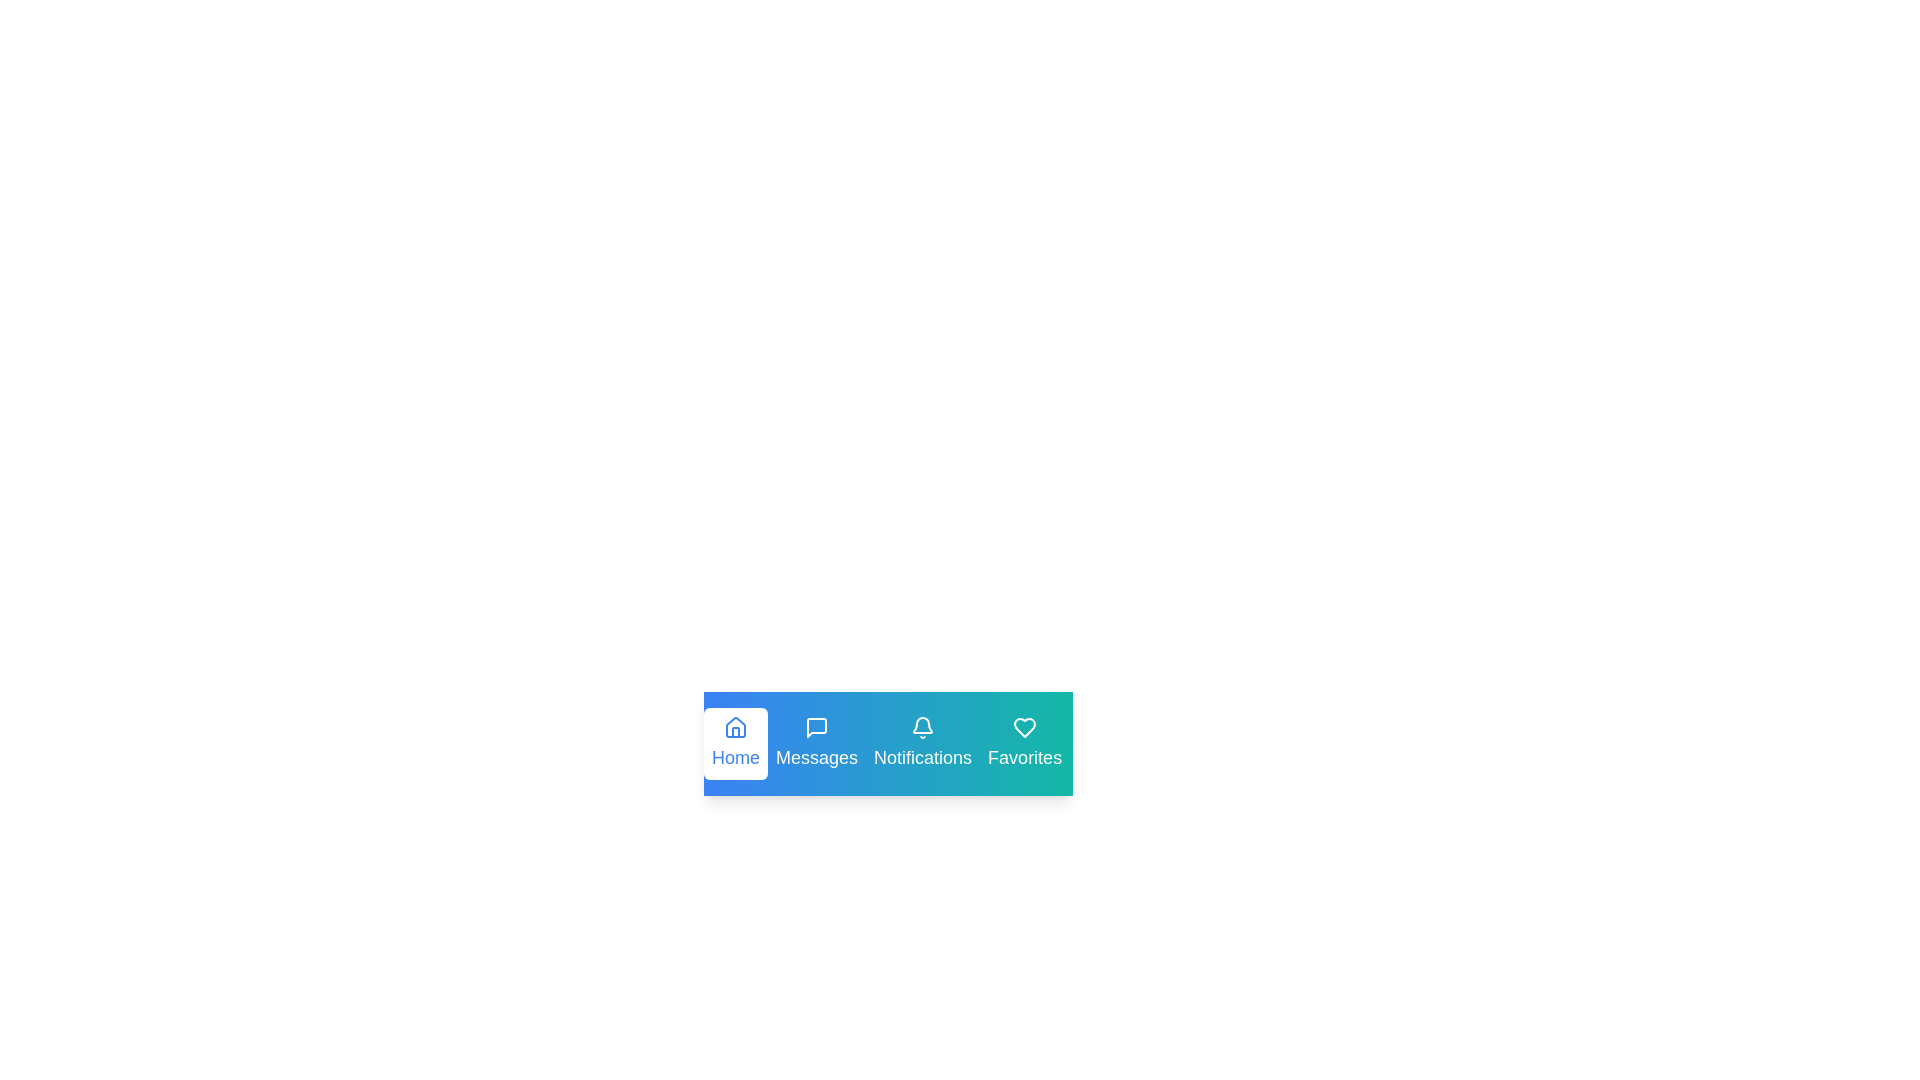 The image size is (1920, 1080). What do you see at coordinates (816, 744) in the screenshot?
I see `the tab labeled Messages to preview its interaction` at bounding box center [816, 744].